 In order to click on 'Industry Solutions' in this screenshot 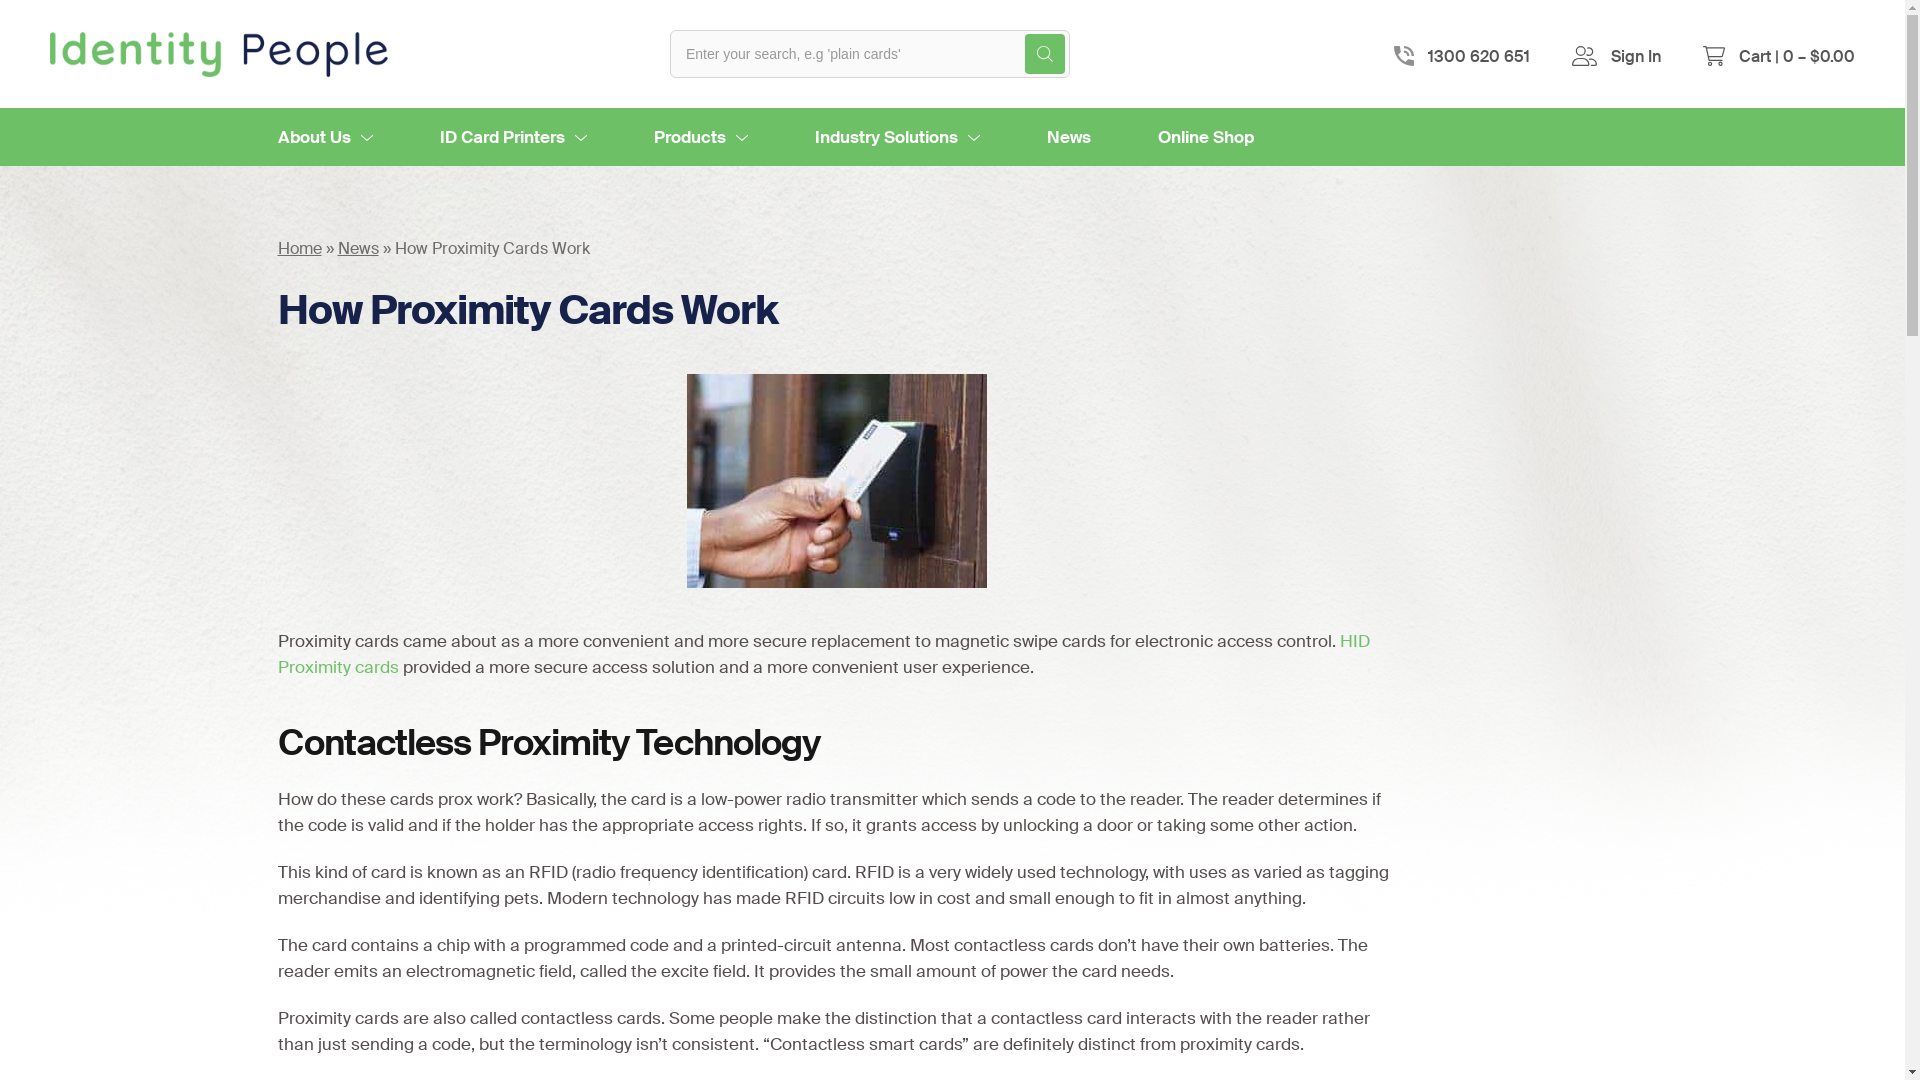, I will do `click(895, 136)`.